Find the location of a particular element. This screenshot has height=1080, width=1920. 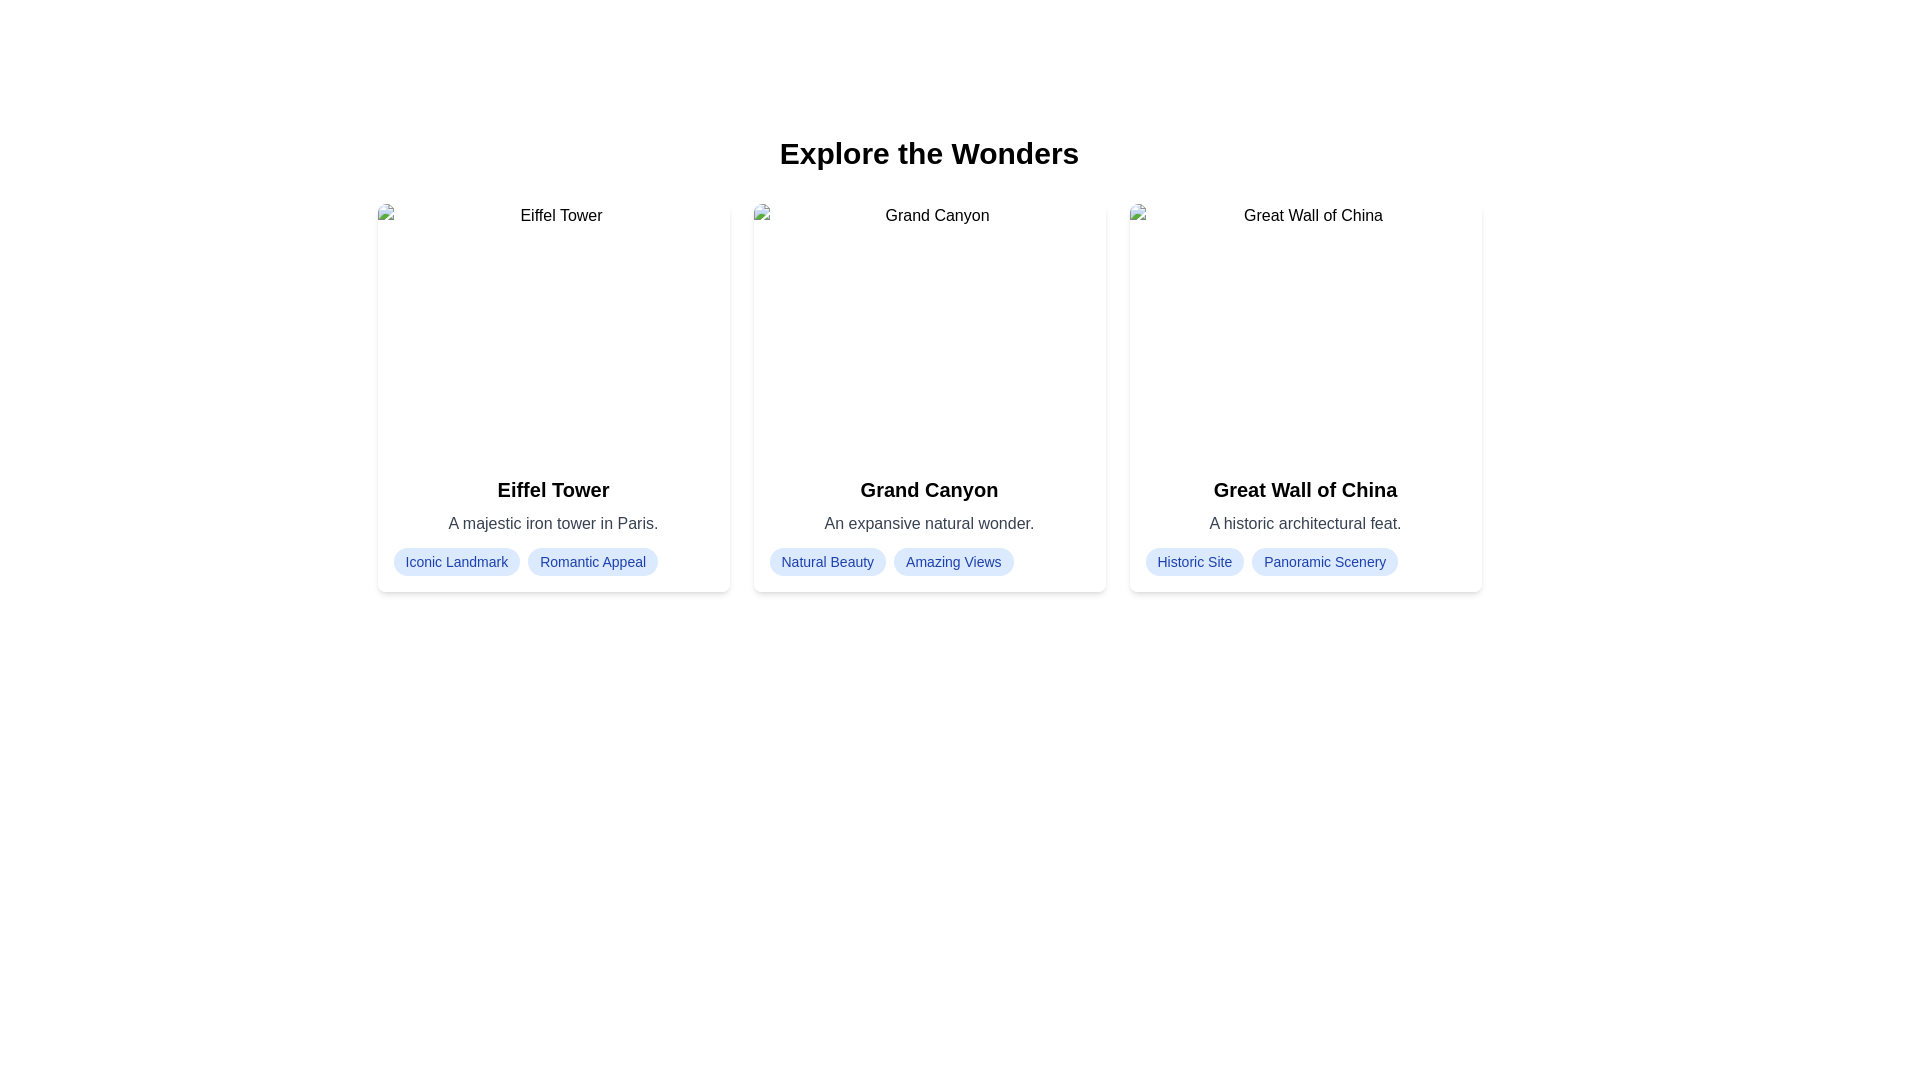

the 'Panoramic Scenery' badge, which is a pill-shaped label with a light blue background and blue text, located to the right of the 'Historic Site' badge below the description of 'Great Wall of China' is located at coordinates (1325, 562).